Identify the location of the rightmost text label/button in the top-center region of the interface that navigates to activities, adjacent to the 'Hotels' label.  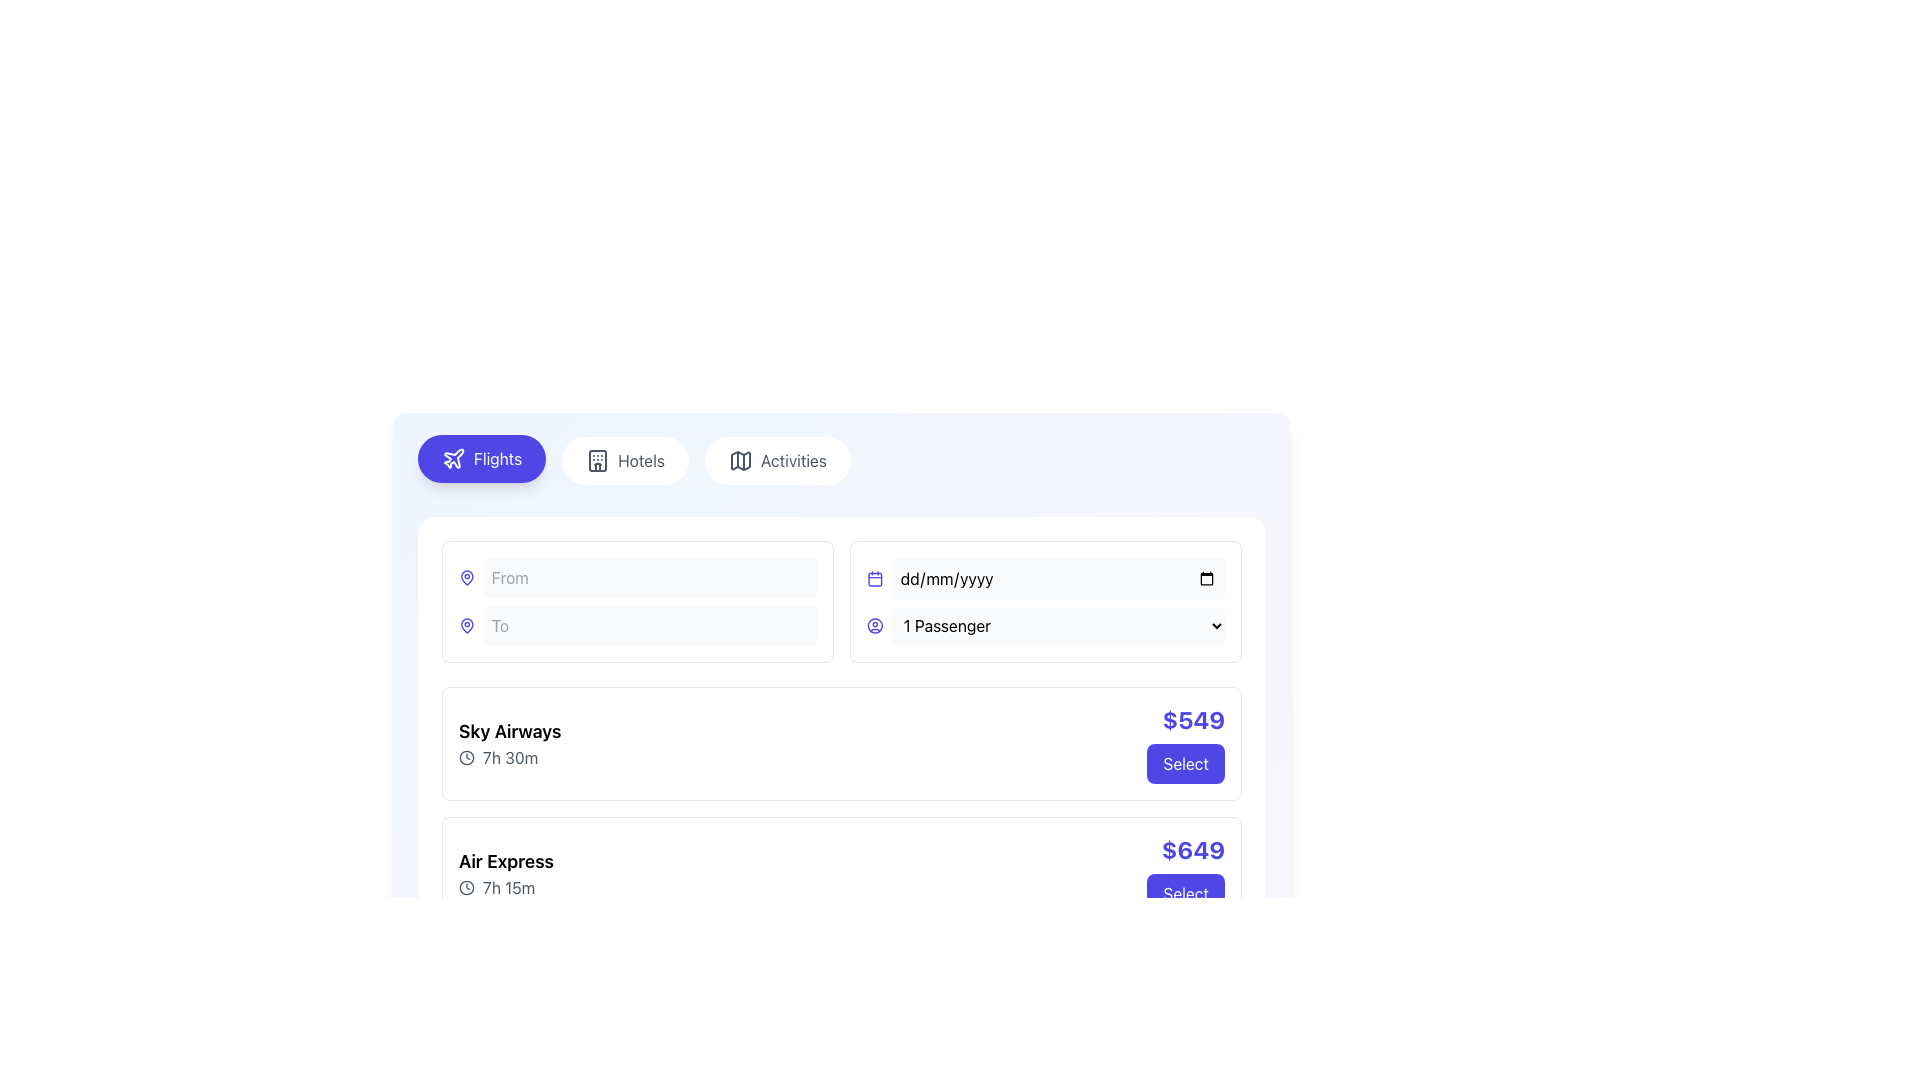
(792, 461).